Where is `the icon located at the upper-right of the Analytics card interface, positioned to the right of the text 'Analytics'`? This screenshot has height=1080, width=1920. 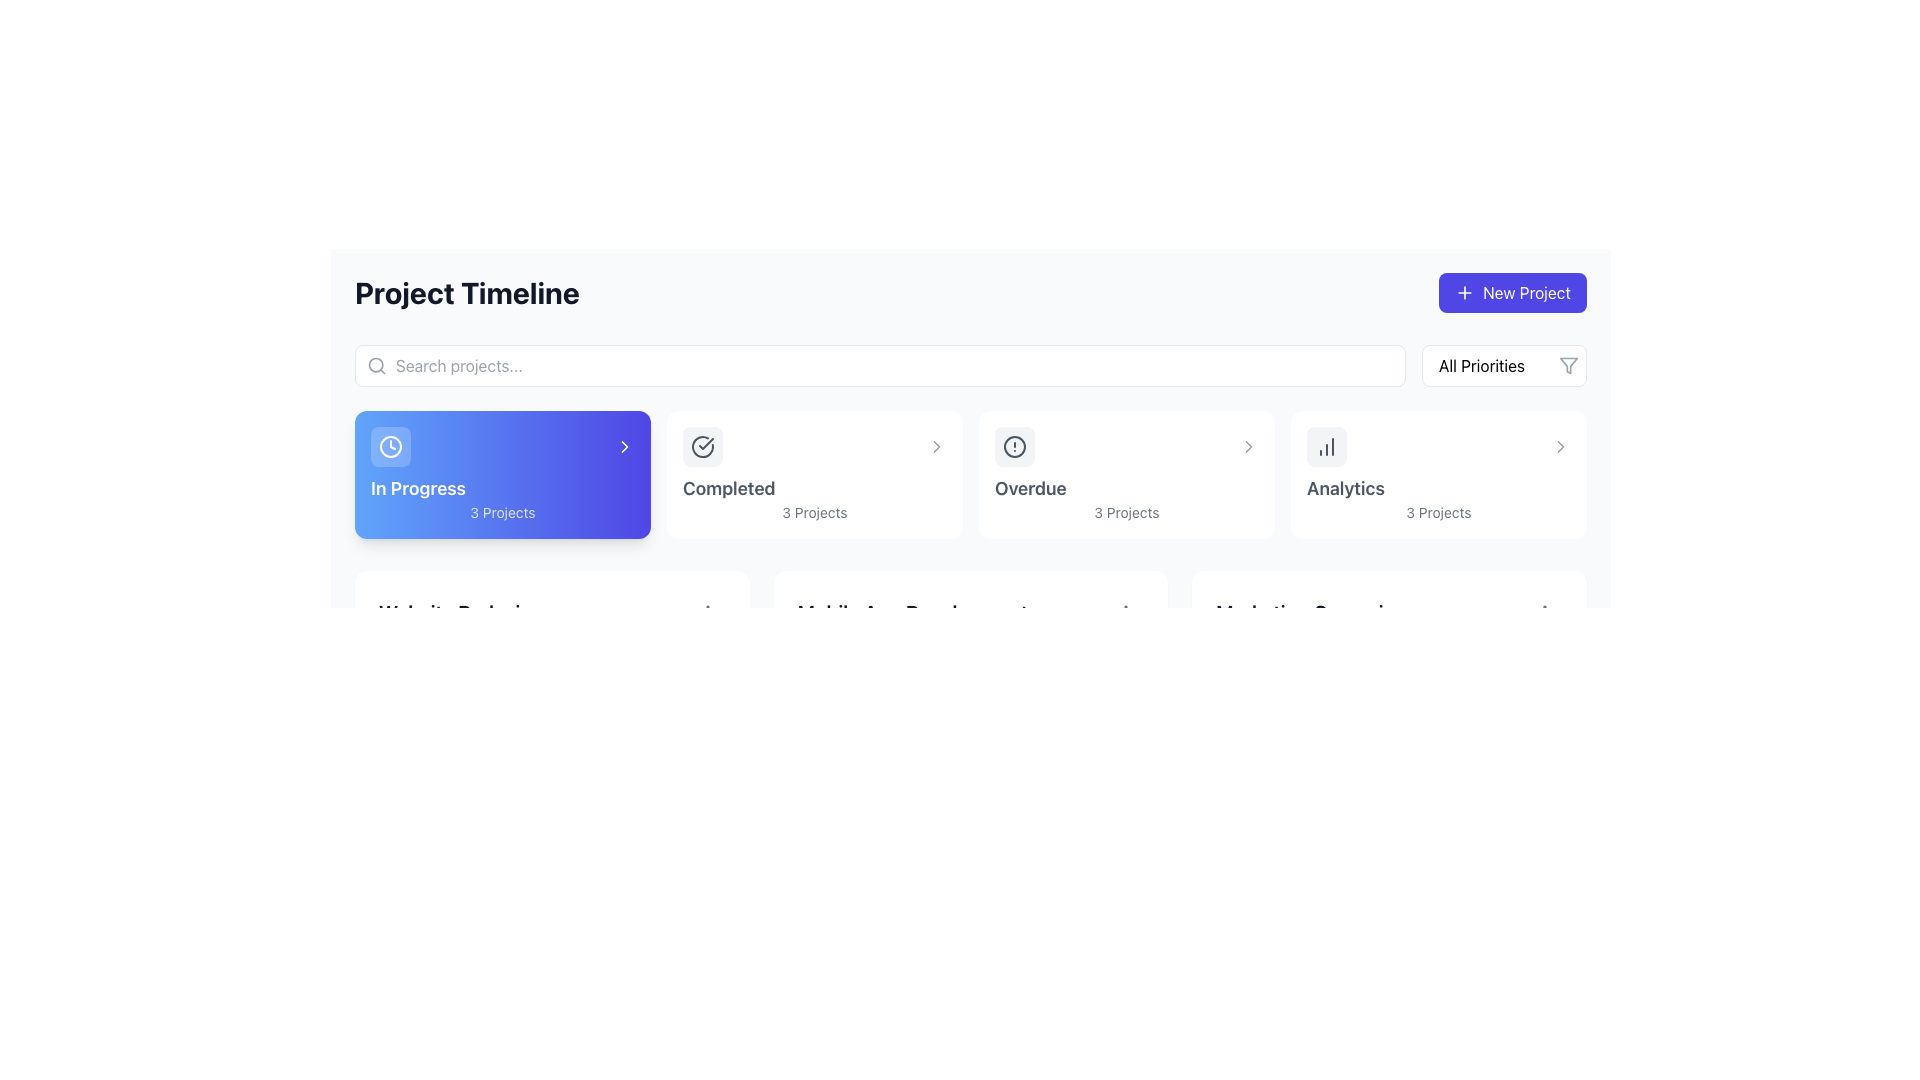
the icon located at the upper-right of the Analytics card interface, positioned to the right of the text 'Analytics' is located at coordinates (1559, 446).